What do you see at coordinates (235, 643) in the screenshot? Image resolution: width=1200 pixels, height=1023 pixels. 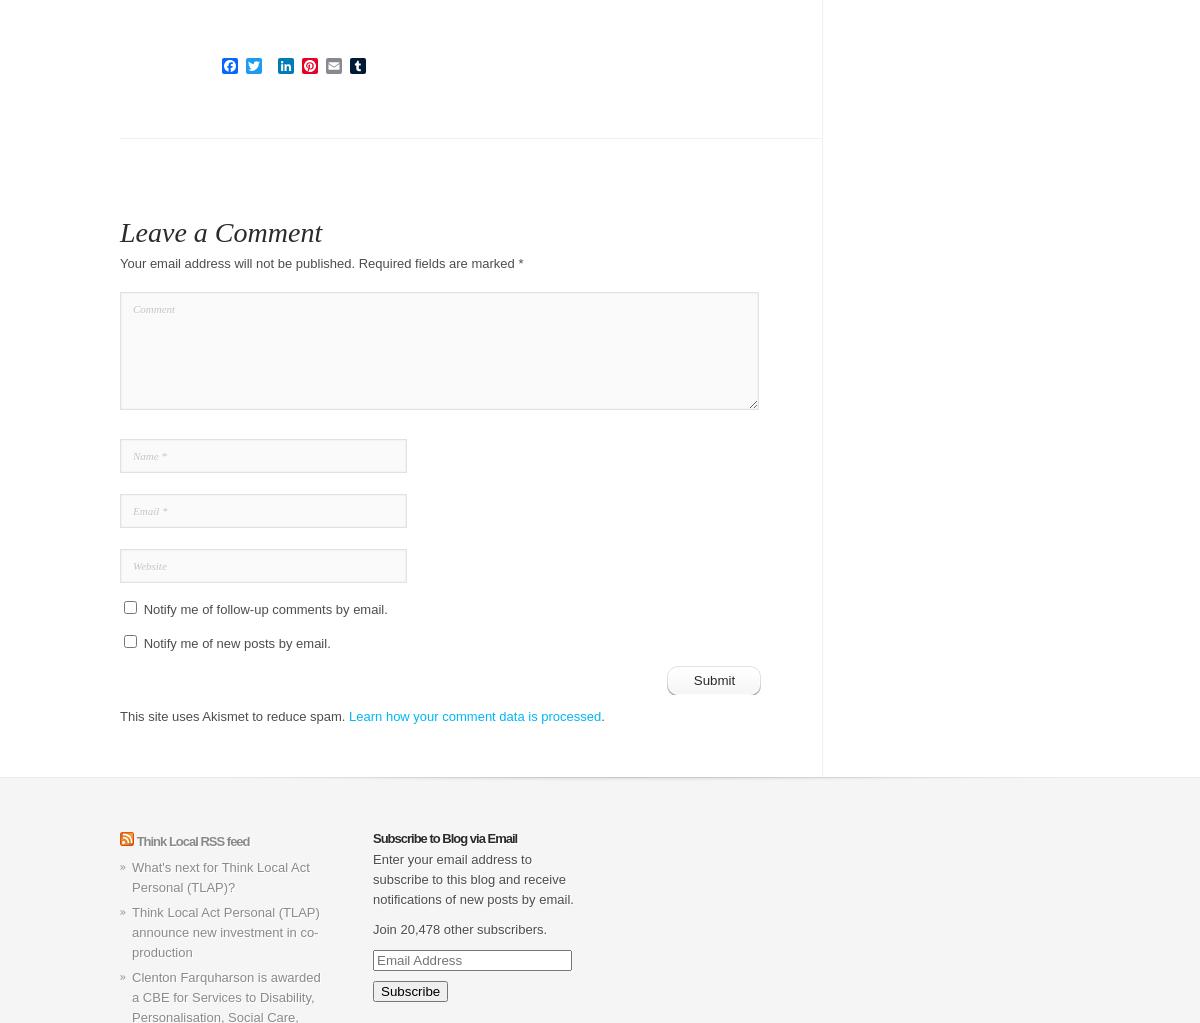 I see `'Notify me of new posts by email.'` at bounding box center [235, 643].